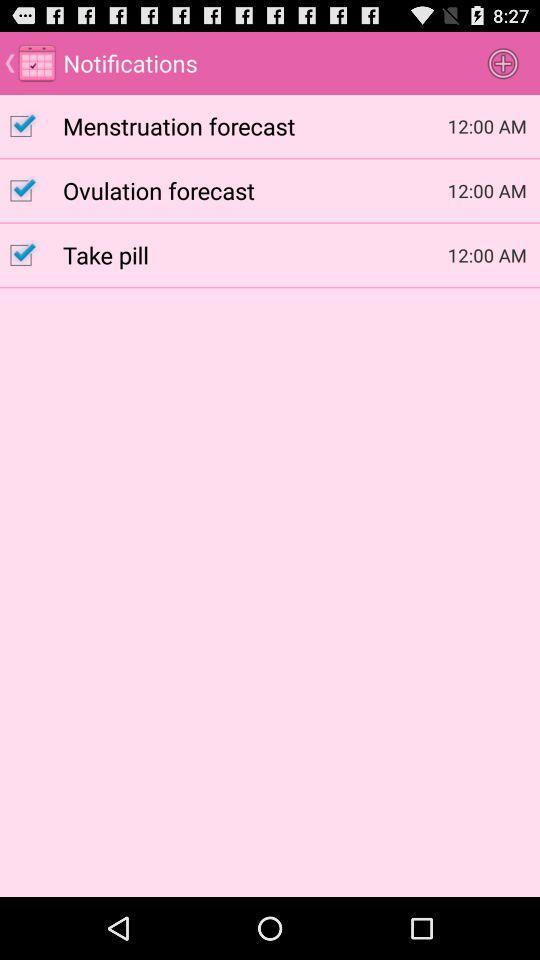 The image size is (540, 960). I want to click on the icon to the right of the notifications, so click(502, 62).